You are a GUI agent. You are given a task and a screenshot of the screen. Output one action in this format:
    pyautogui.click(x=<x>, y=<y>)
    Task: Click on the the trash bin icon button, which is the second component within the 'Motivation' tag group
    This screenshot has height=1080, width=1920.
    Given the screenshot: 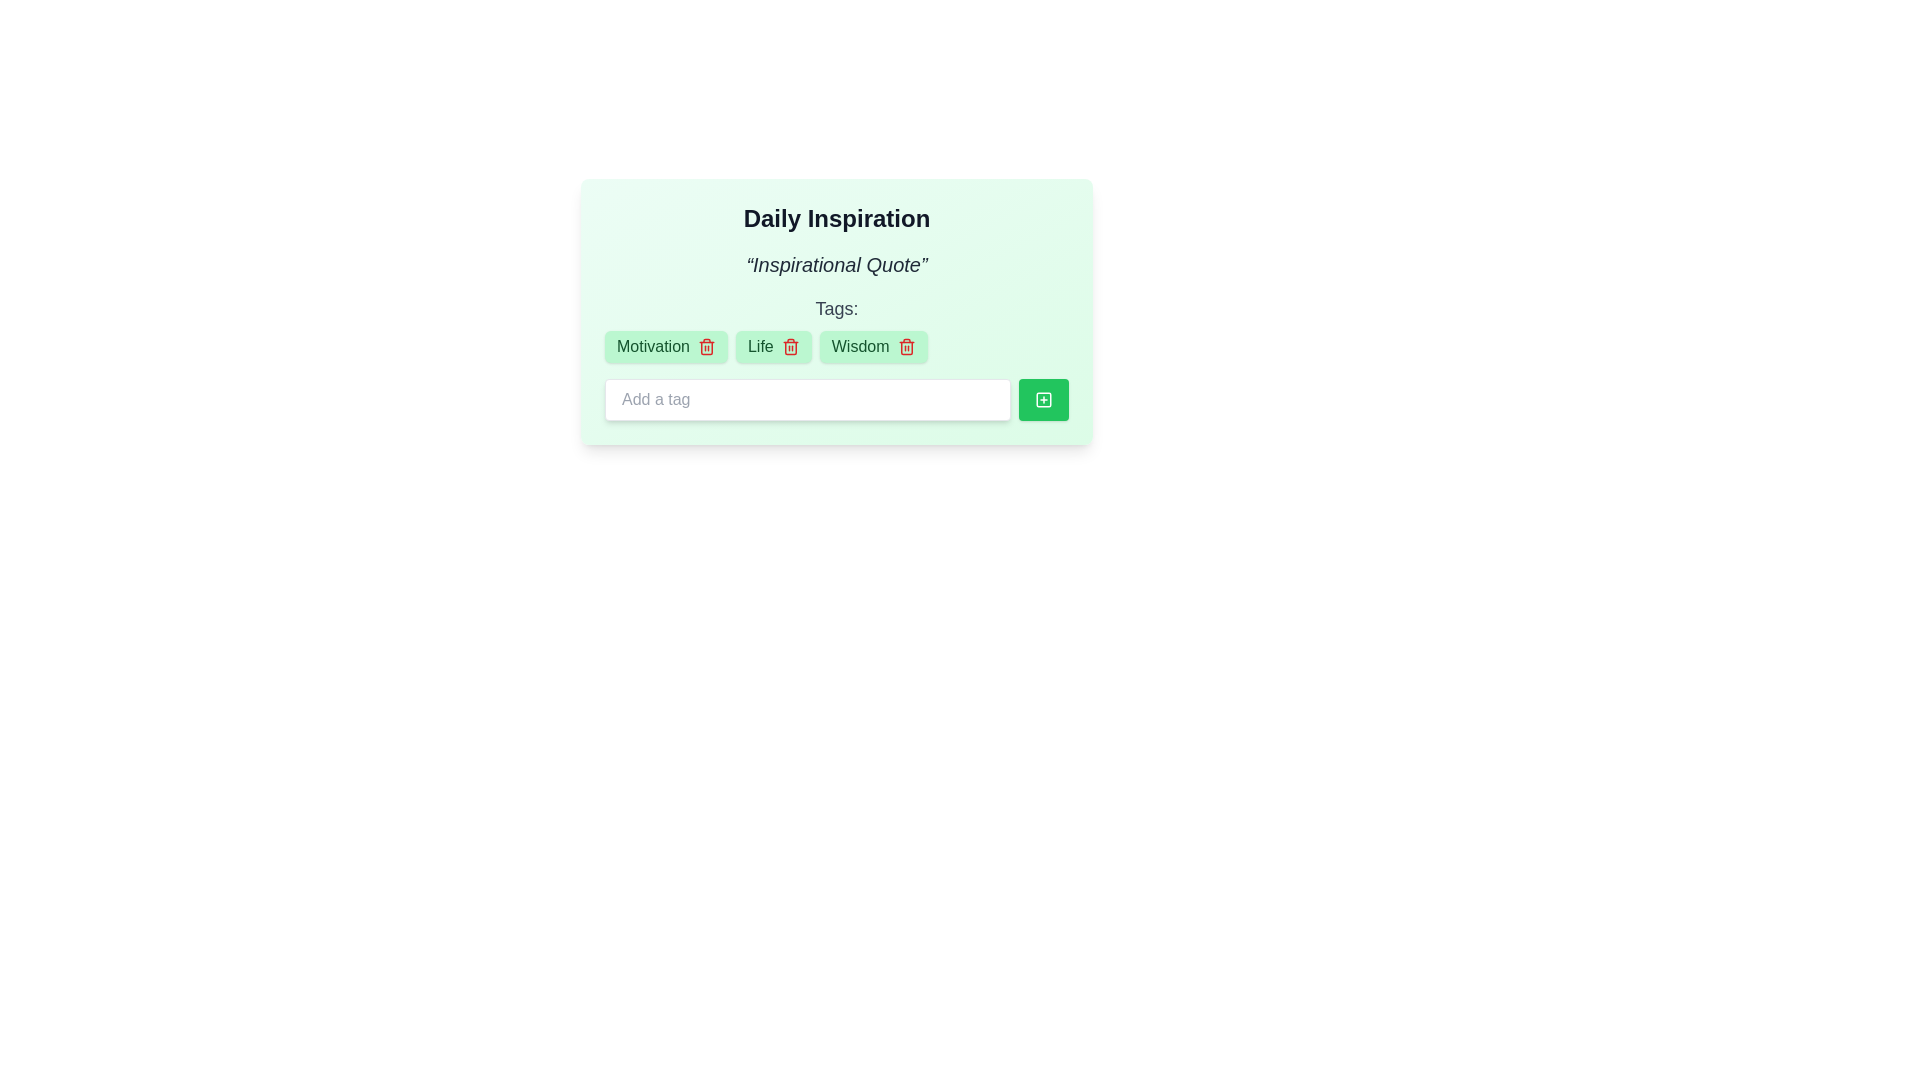 What is the action you would take?
    pyautogui.click(x=706, y=346)
    